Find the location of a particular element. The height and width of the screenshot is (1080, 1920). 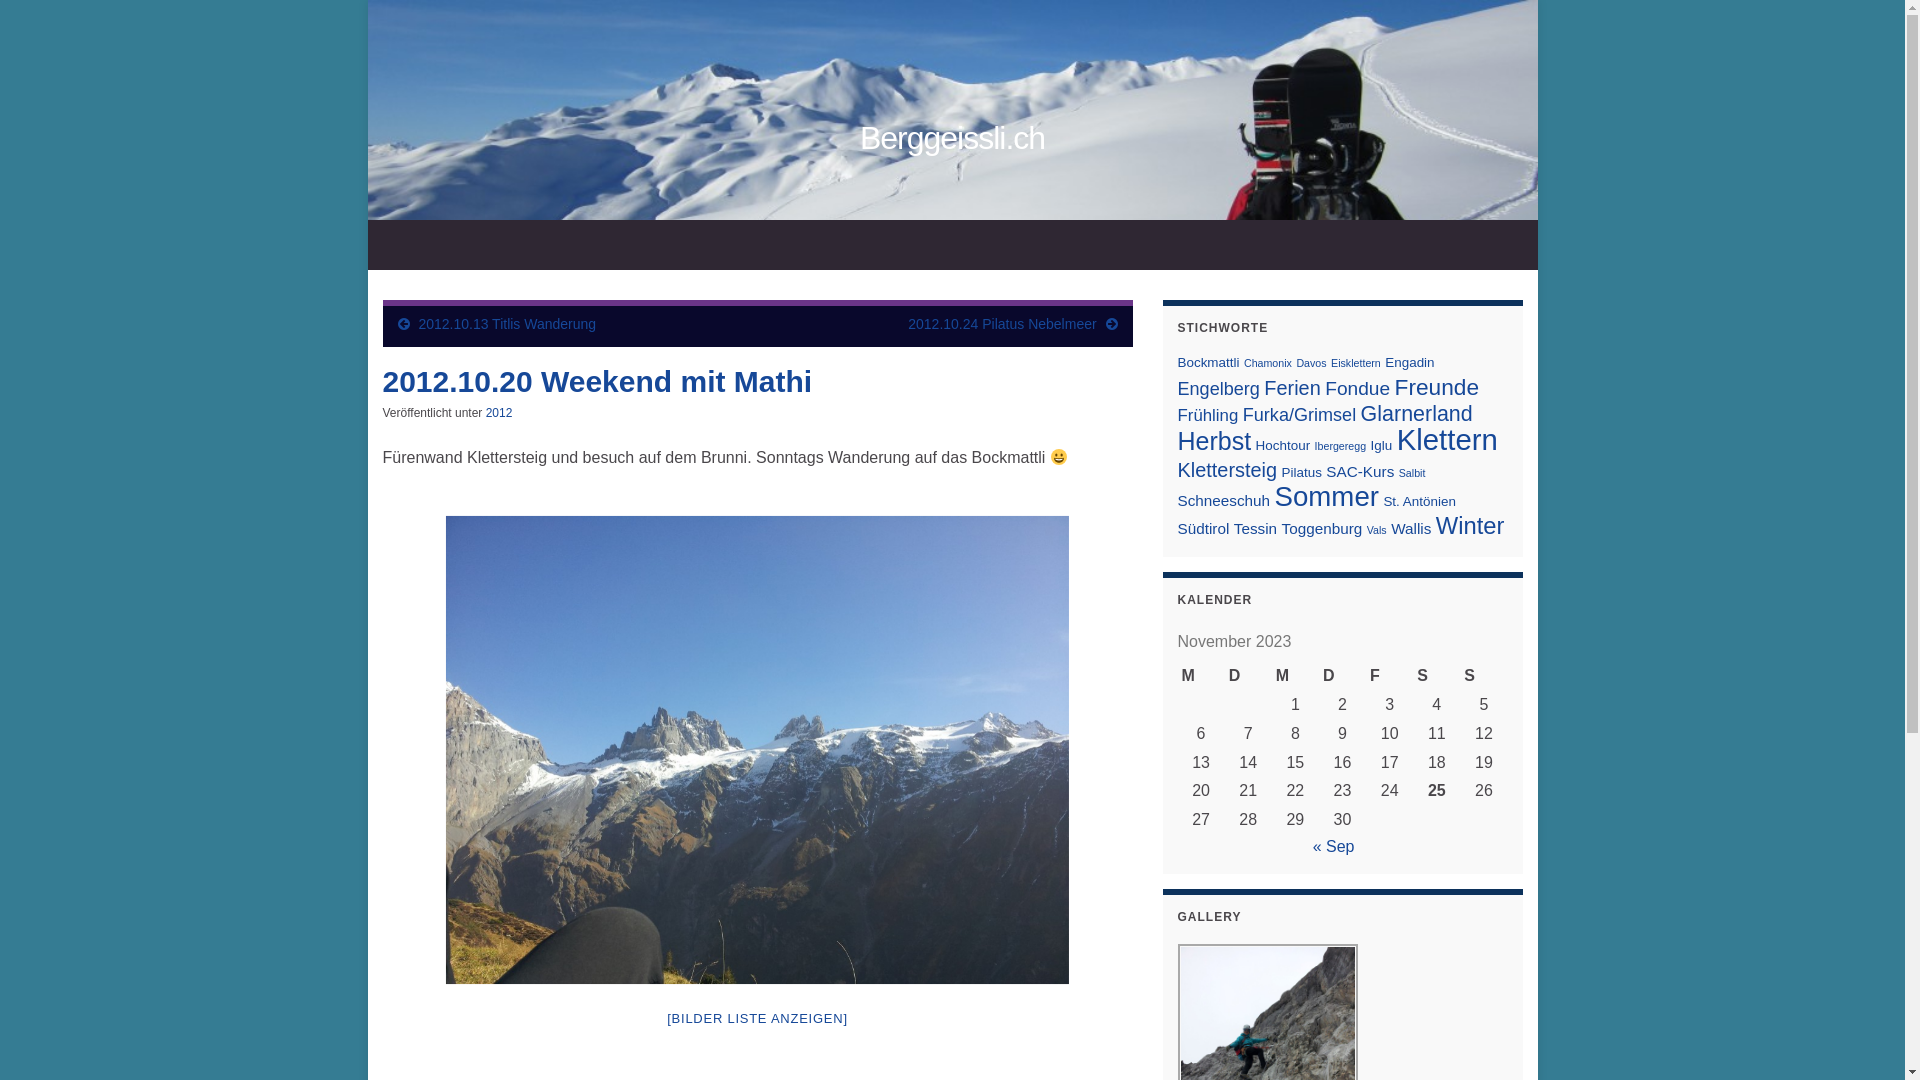

'Salbit' is located at coordinates (1411, 473).